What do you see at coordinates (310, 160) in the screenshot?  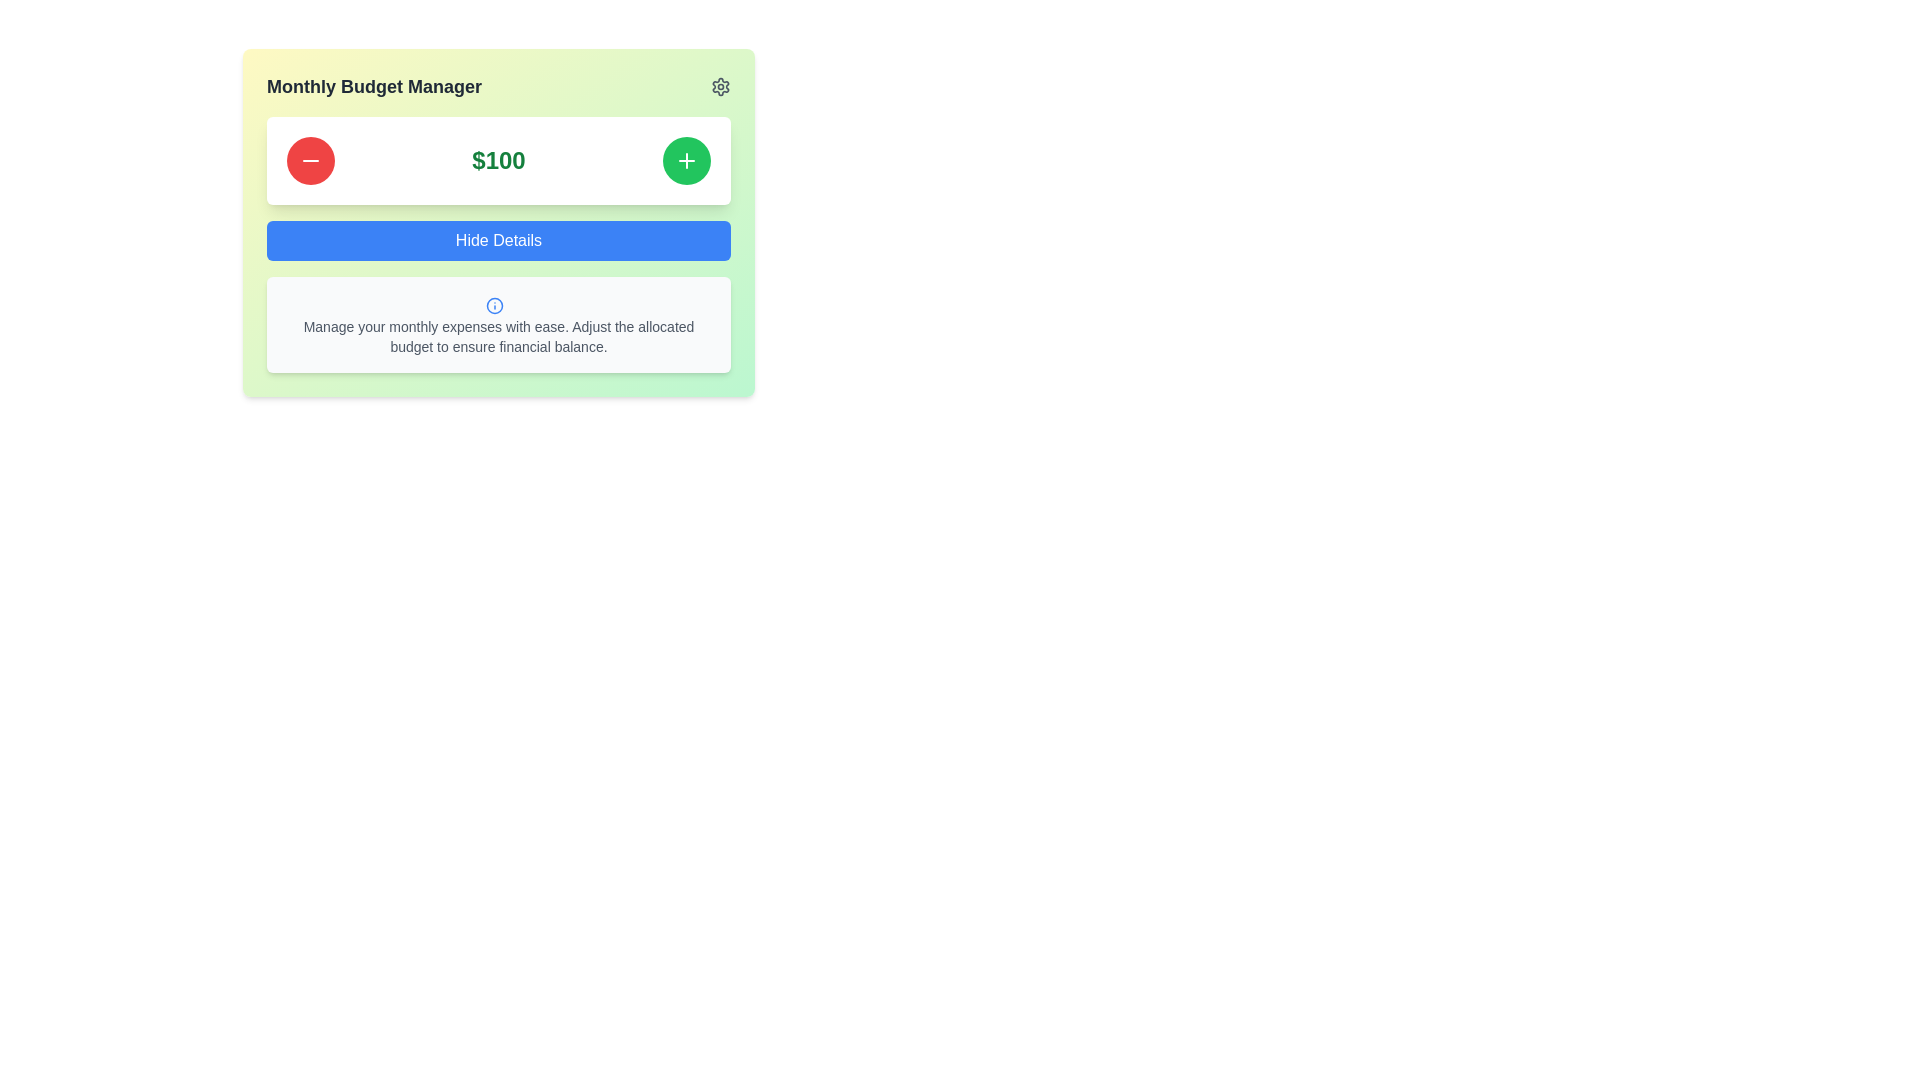 I see `the decrement button located to the left of the green dollar amount and the '+' button to decrease the associated value` at bounding box center [310, 160].